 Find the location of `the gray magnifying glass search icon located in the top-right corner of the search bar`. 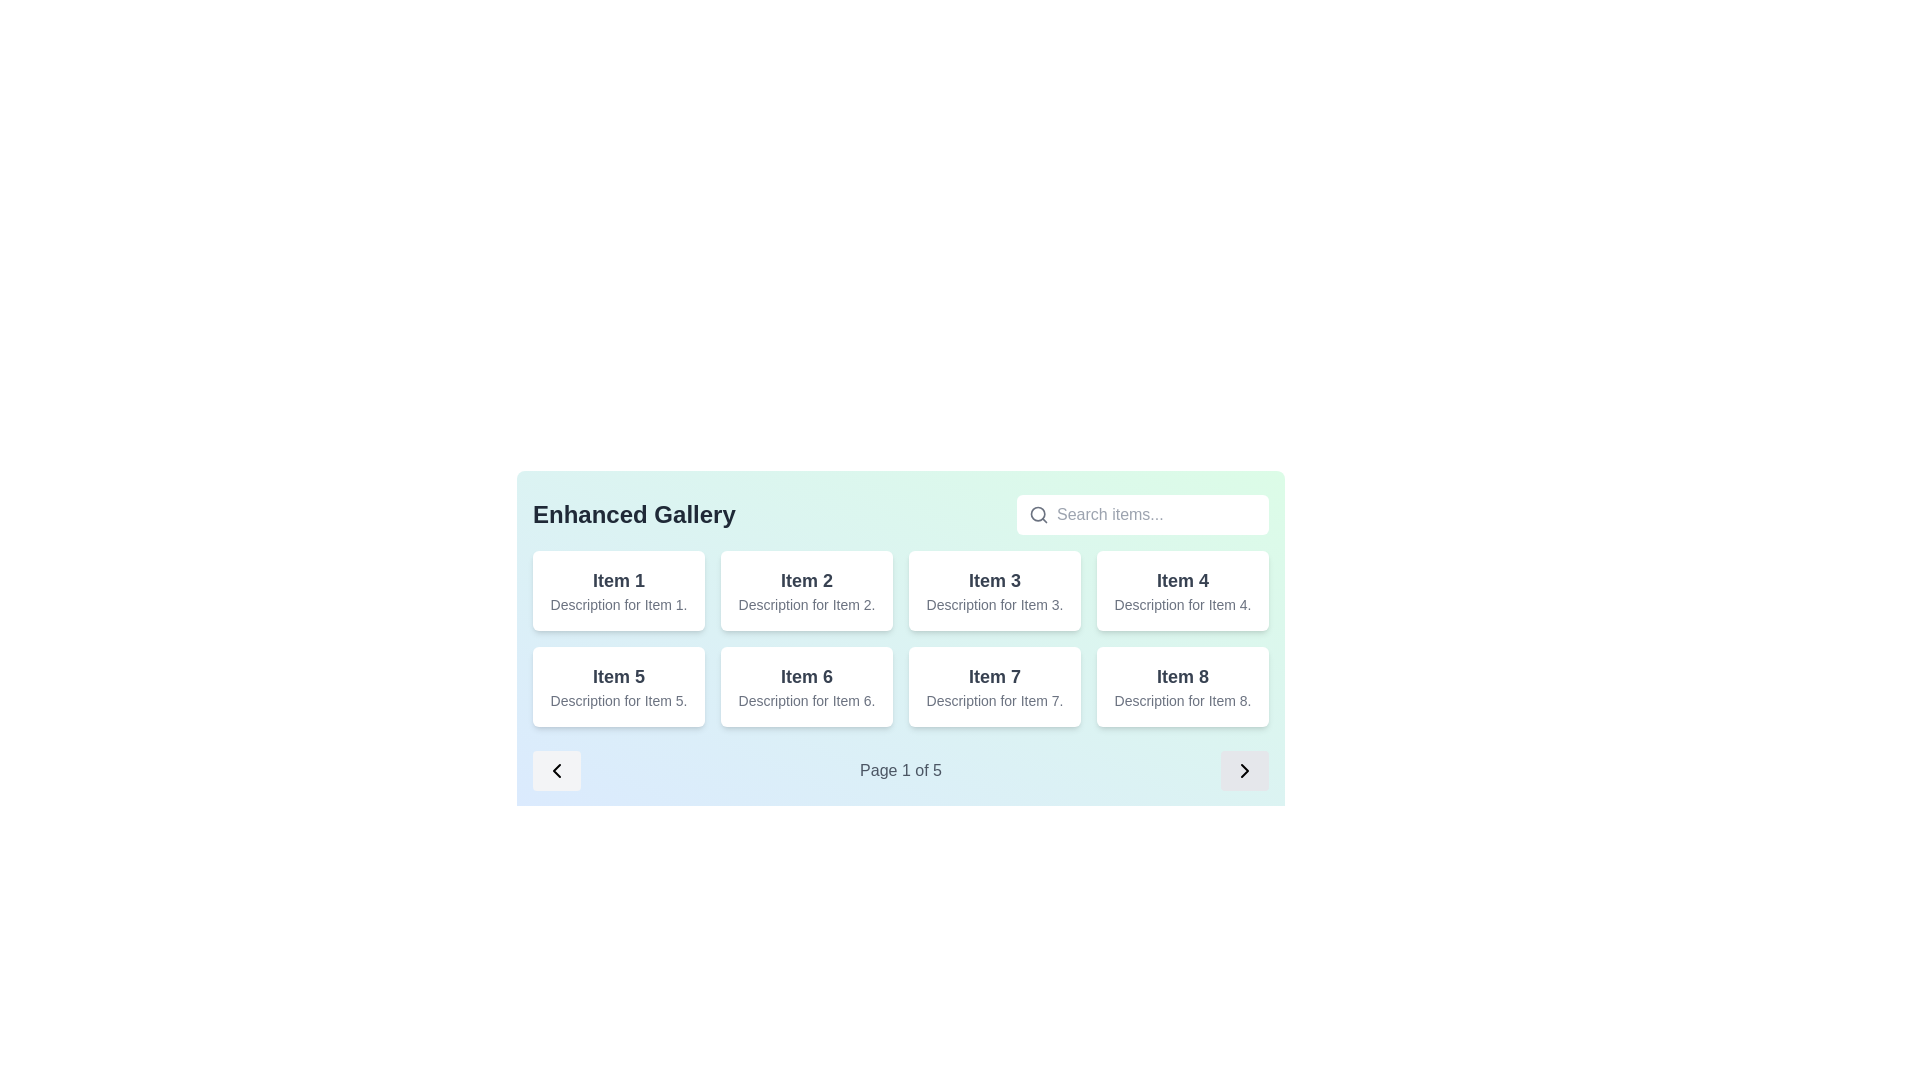

the gray magnifying glass search icon located in the top-right corner of the search bar is located at coordinates (1038, 514).